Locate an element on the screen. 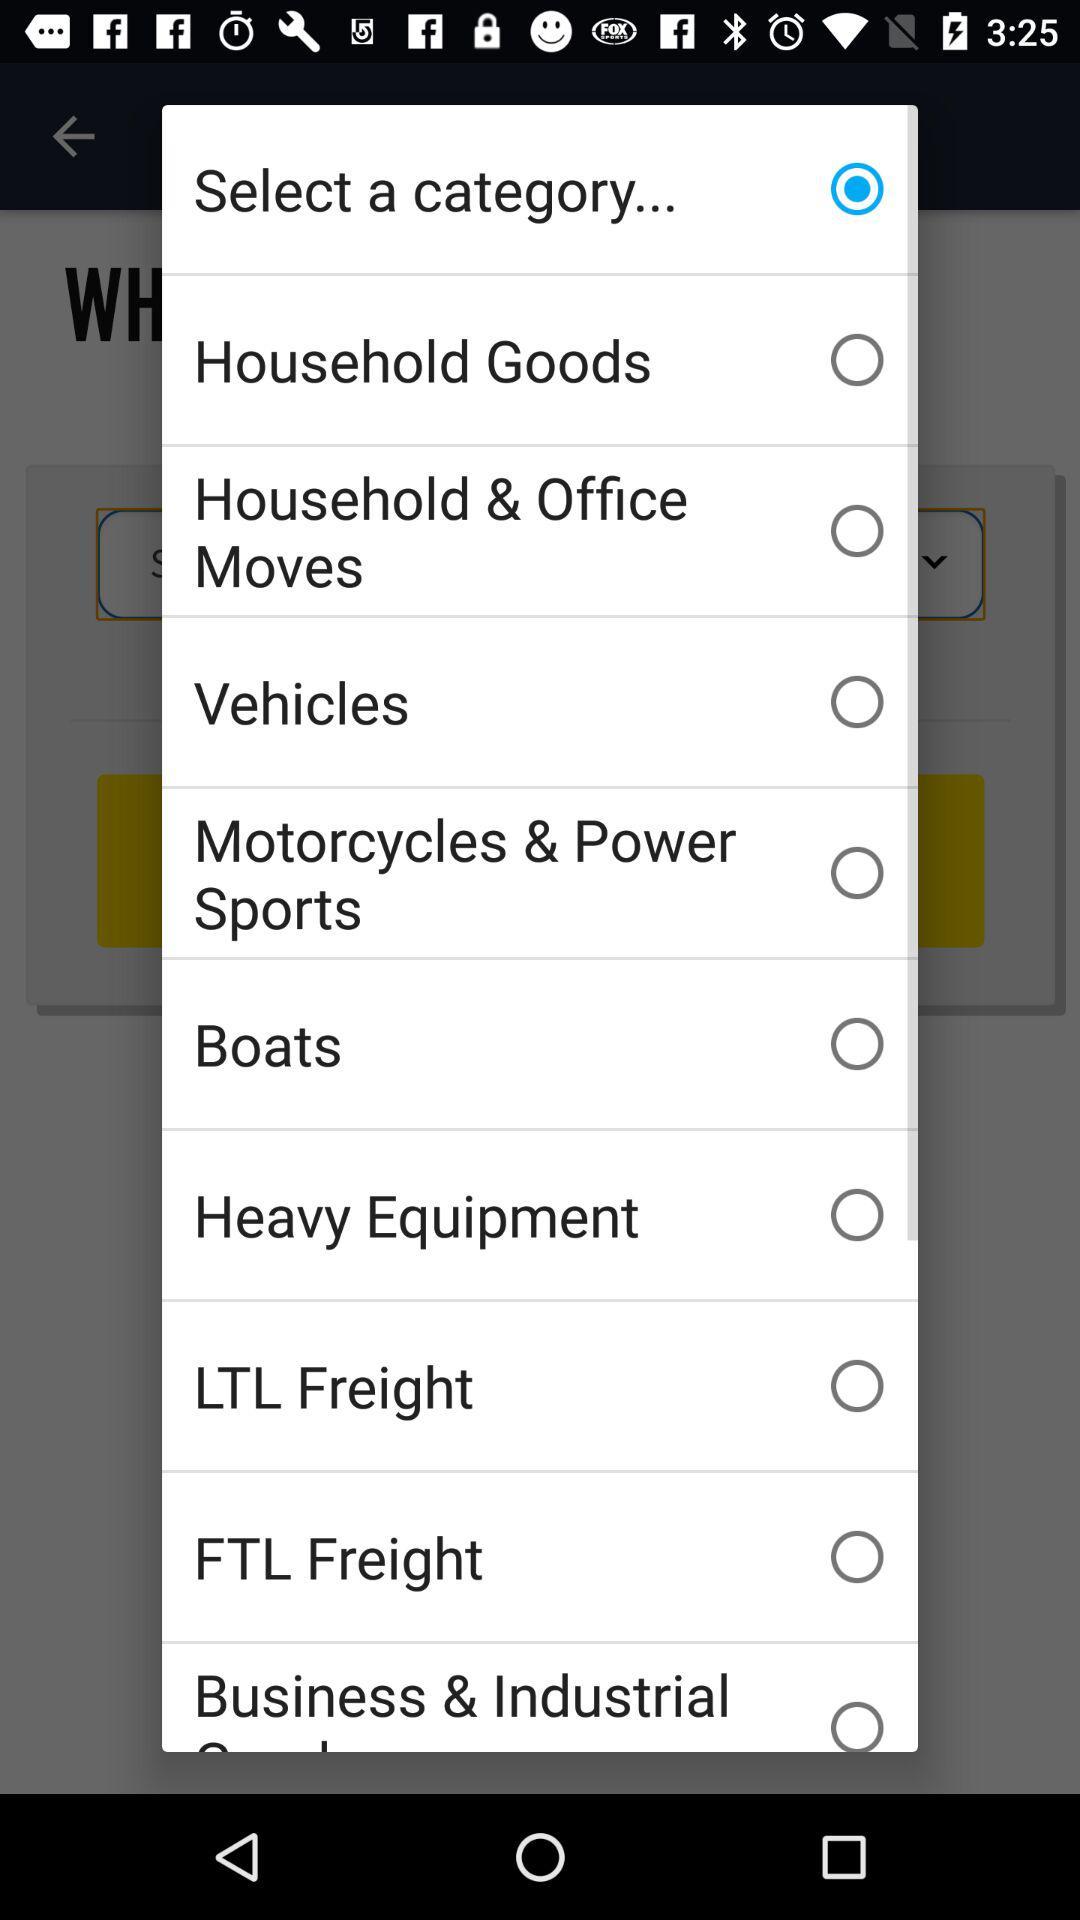 The width and height of the screenshot is (1080, 1920). the icon above the ltl freight item is located at coordinates (540, 1213).